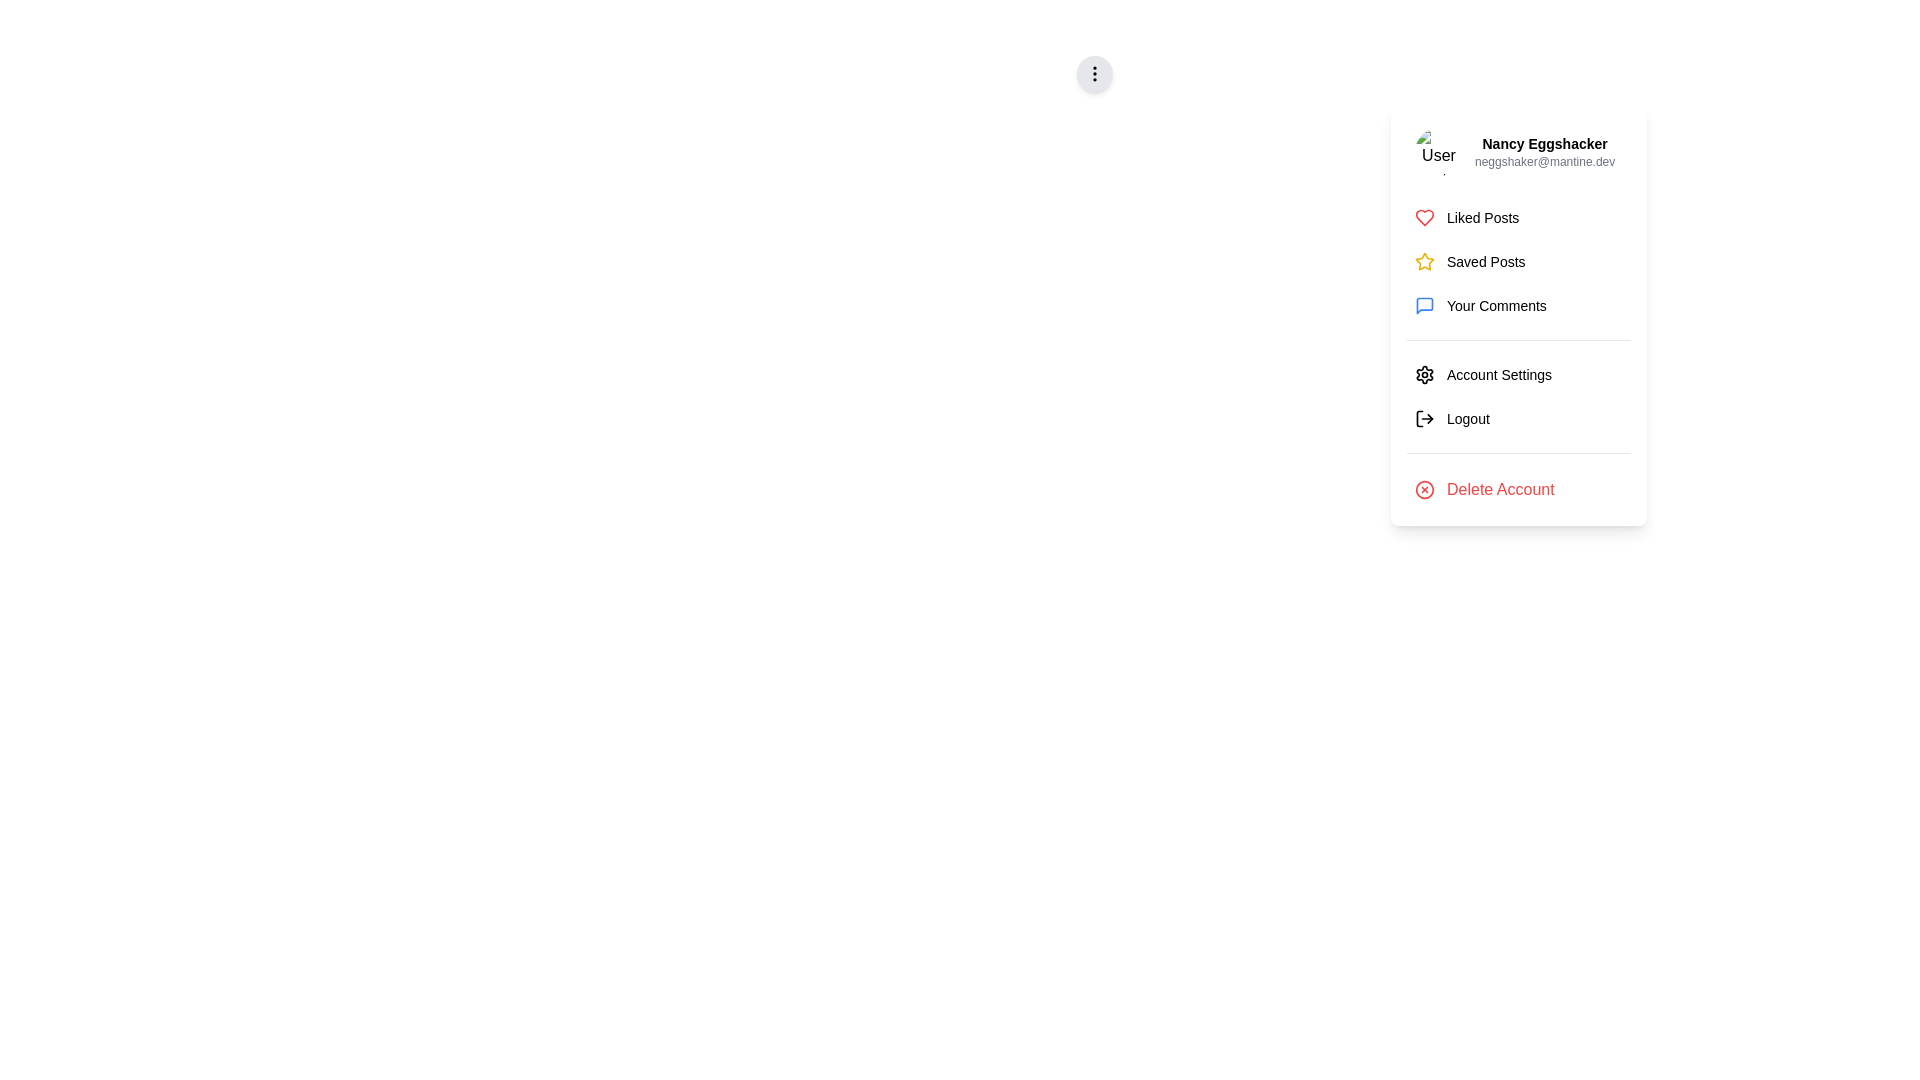 This screenshot has width=1920, height=1080. I want to click on the settings icon located to the left of the 'Account Settings' label, so click(1424, 374).